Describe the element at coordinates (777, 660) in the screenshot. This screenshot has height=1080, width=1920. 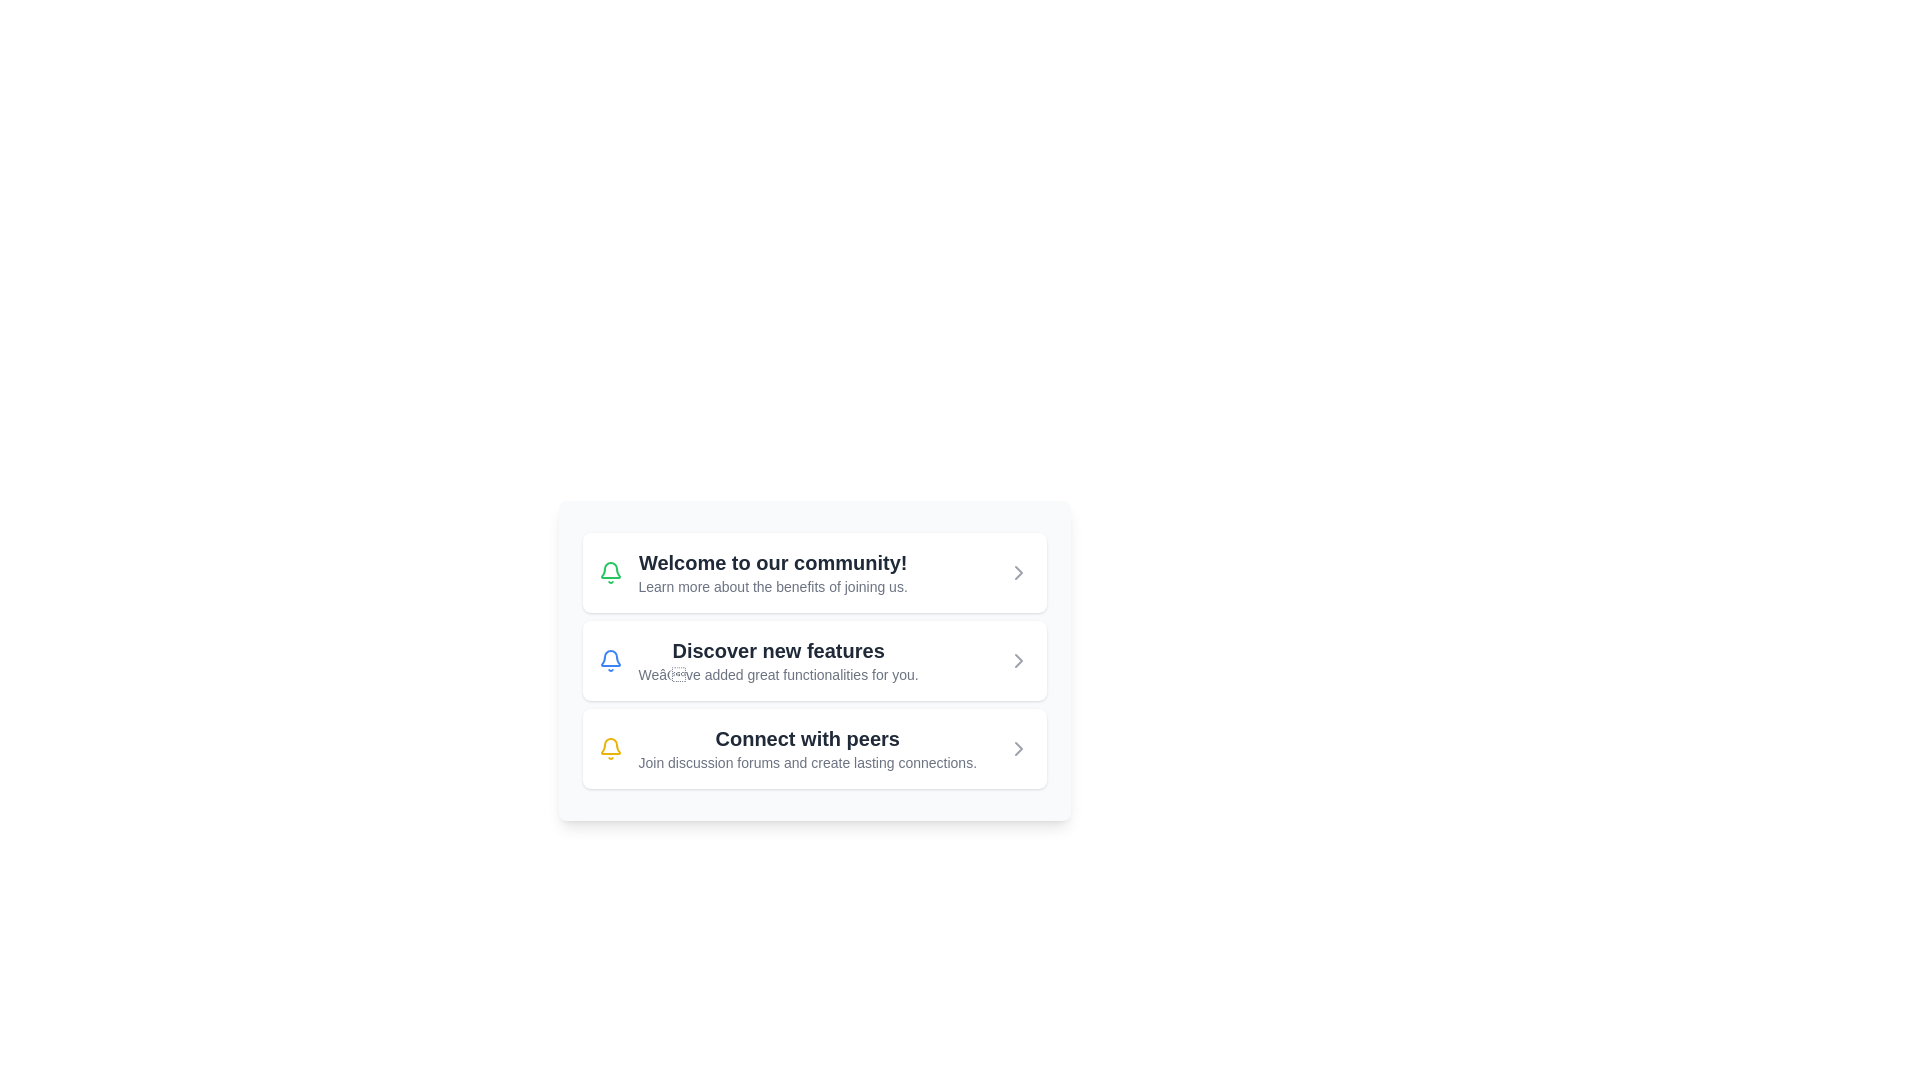
I see `the Informative Text Block that contains the title 'Discover new features' and the description 'We’ve added great functionalities for you.'` at that location.